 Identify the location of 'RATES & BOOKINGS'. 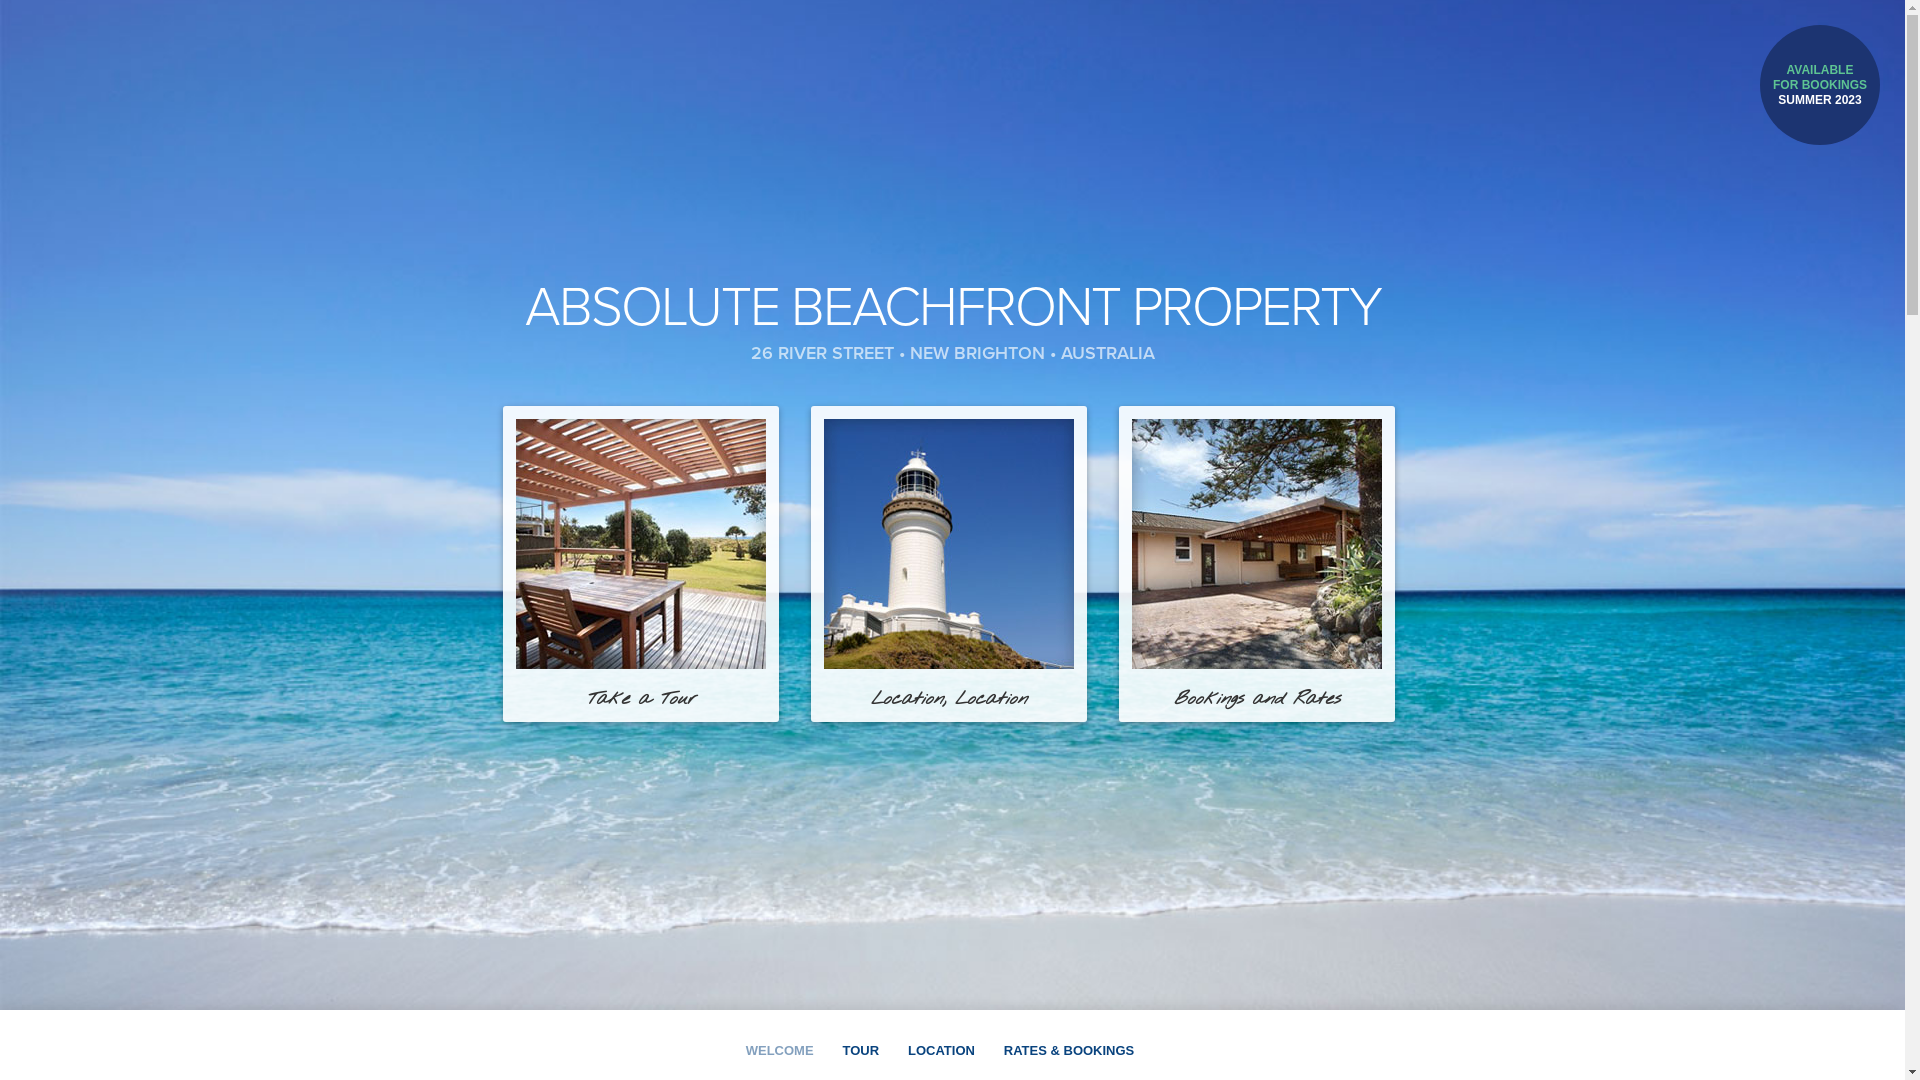
(1003, 1049).